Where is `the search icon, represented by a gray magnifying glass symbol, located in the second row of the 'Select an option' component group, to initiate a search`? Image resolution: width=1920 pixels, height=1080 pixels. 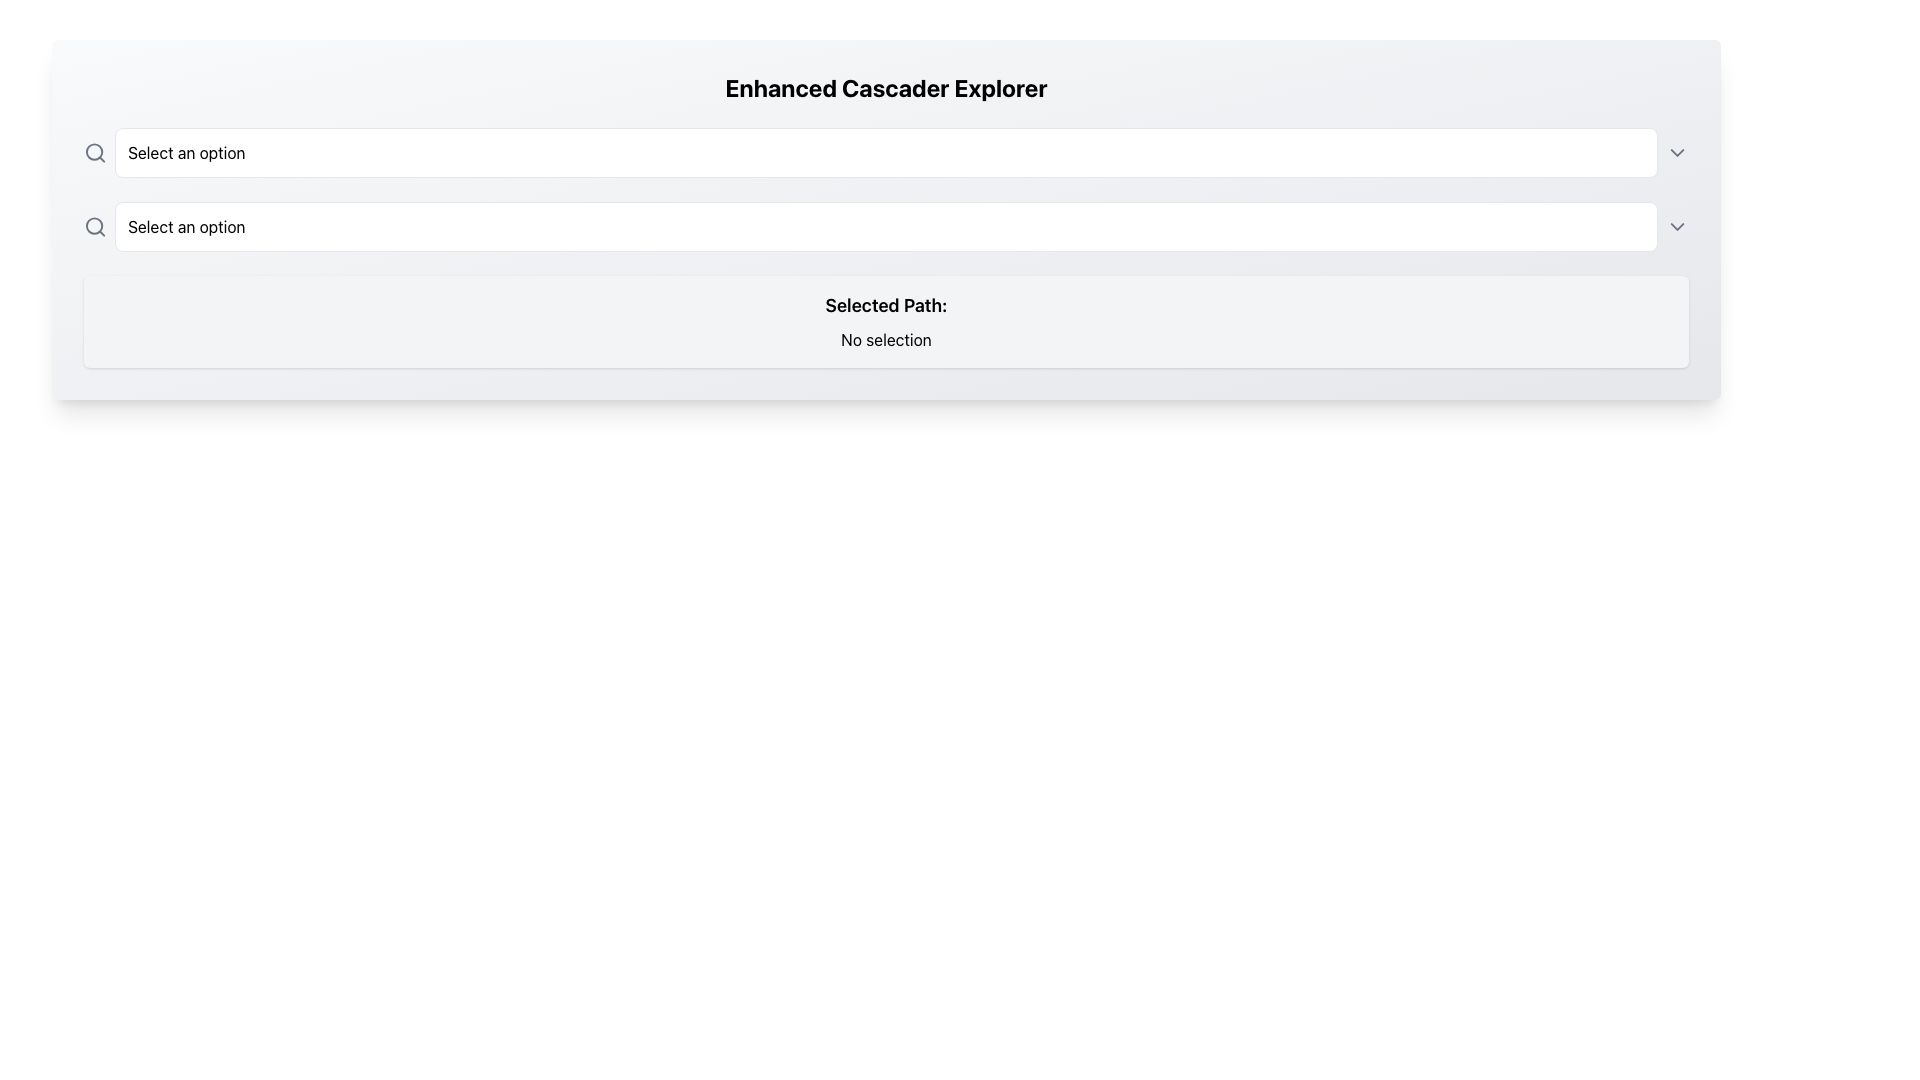 the search icon, represented by a gray magnifying glass symbol, located in the second row of the 'Select an option' component group, to initiate a search is located at coordinates (94, 226).